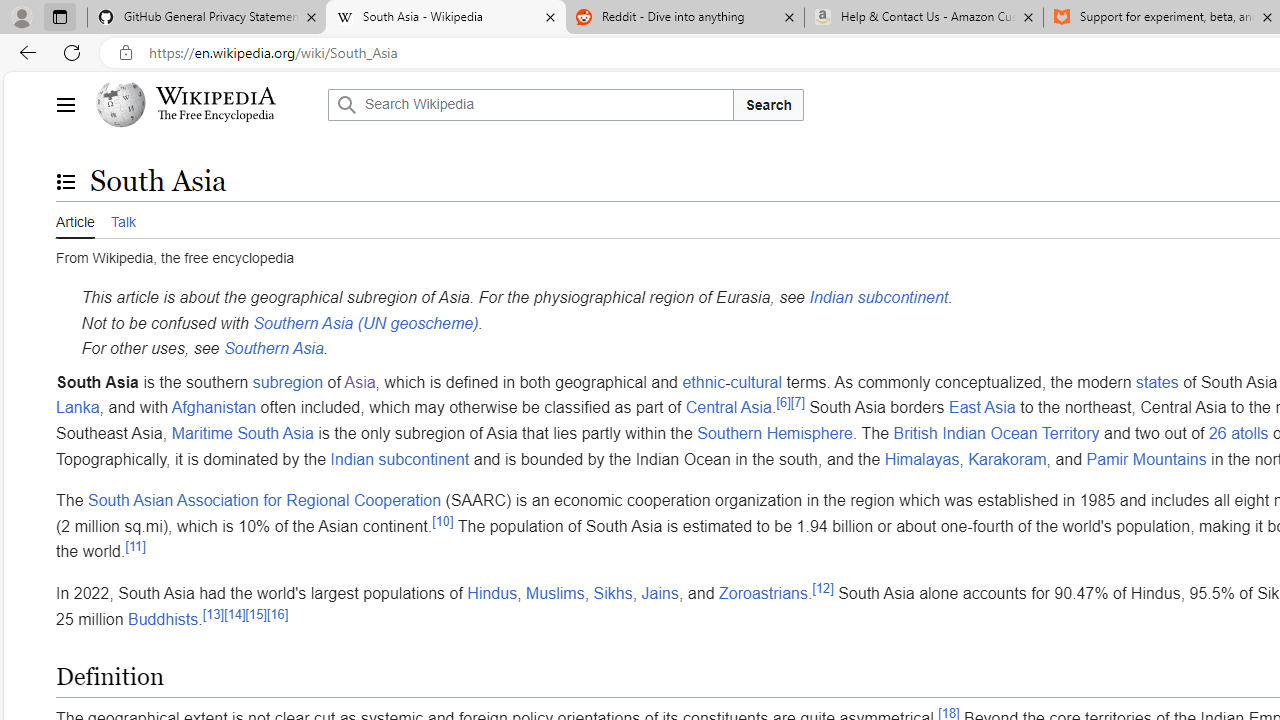  Describe the element at coordinates (213, 613) in the screenshot. I see `'[13]'` at that location.